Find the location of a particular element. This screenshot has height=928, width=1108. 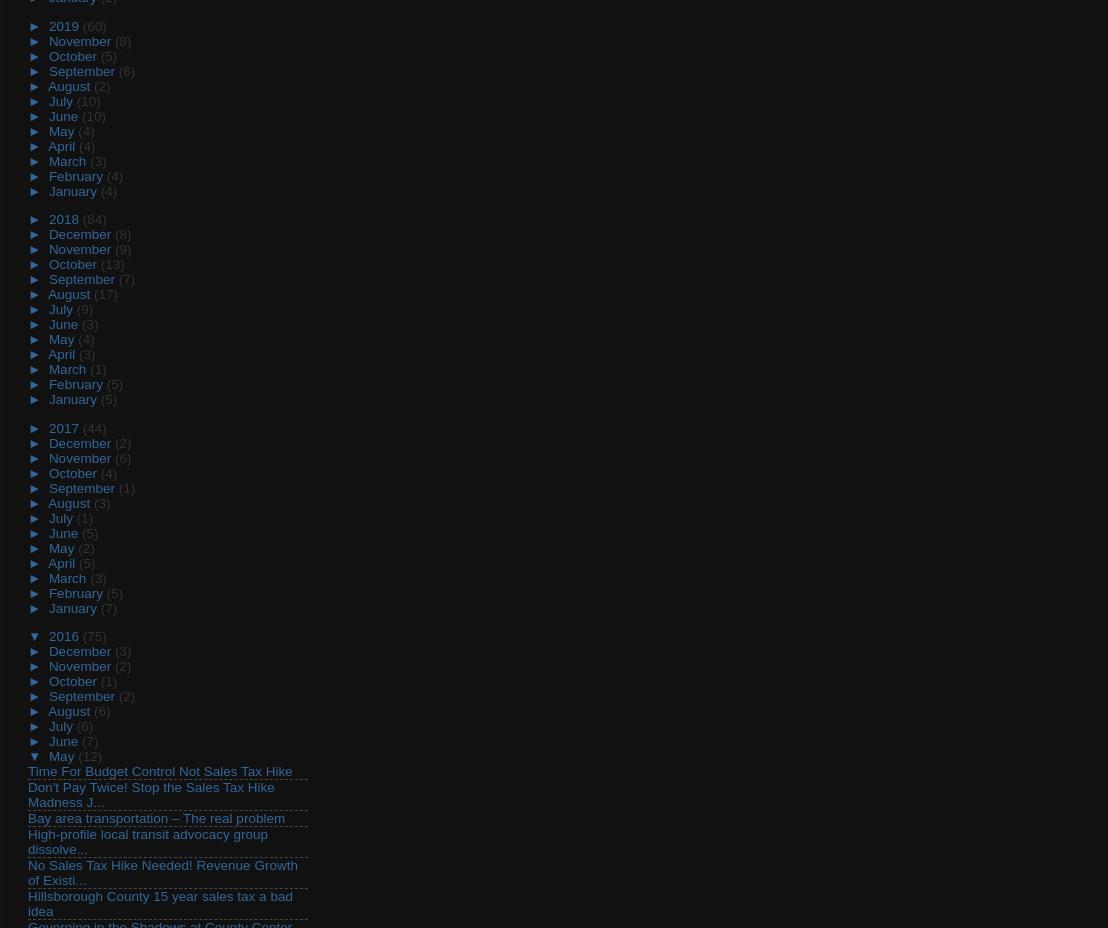

'High-profile local transit advocacy group dissolve...' is located at coordinates (147, 841).